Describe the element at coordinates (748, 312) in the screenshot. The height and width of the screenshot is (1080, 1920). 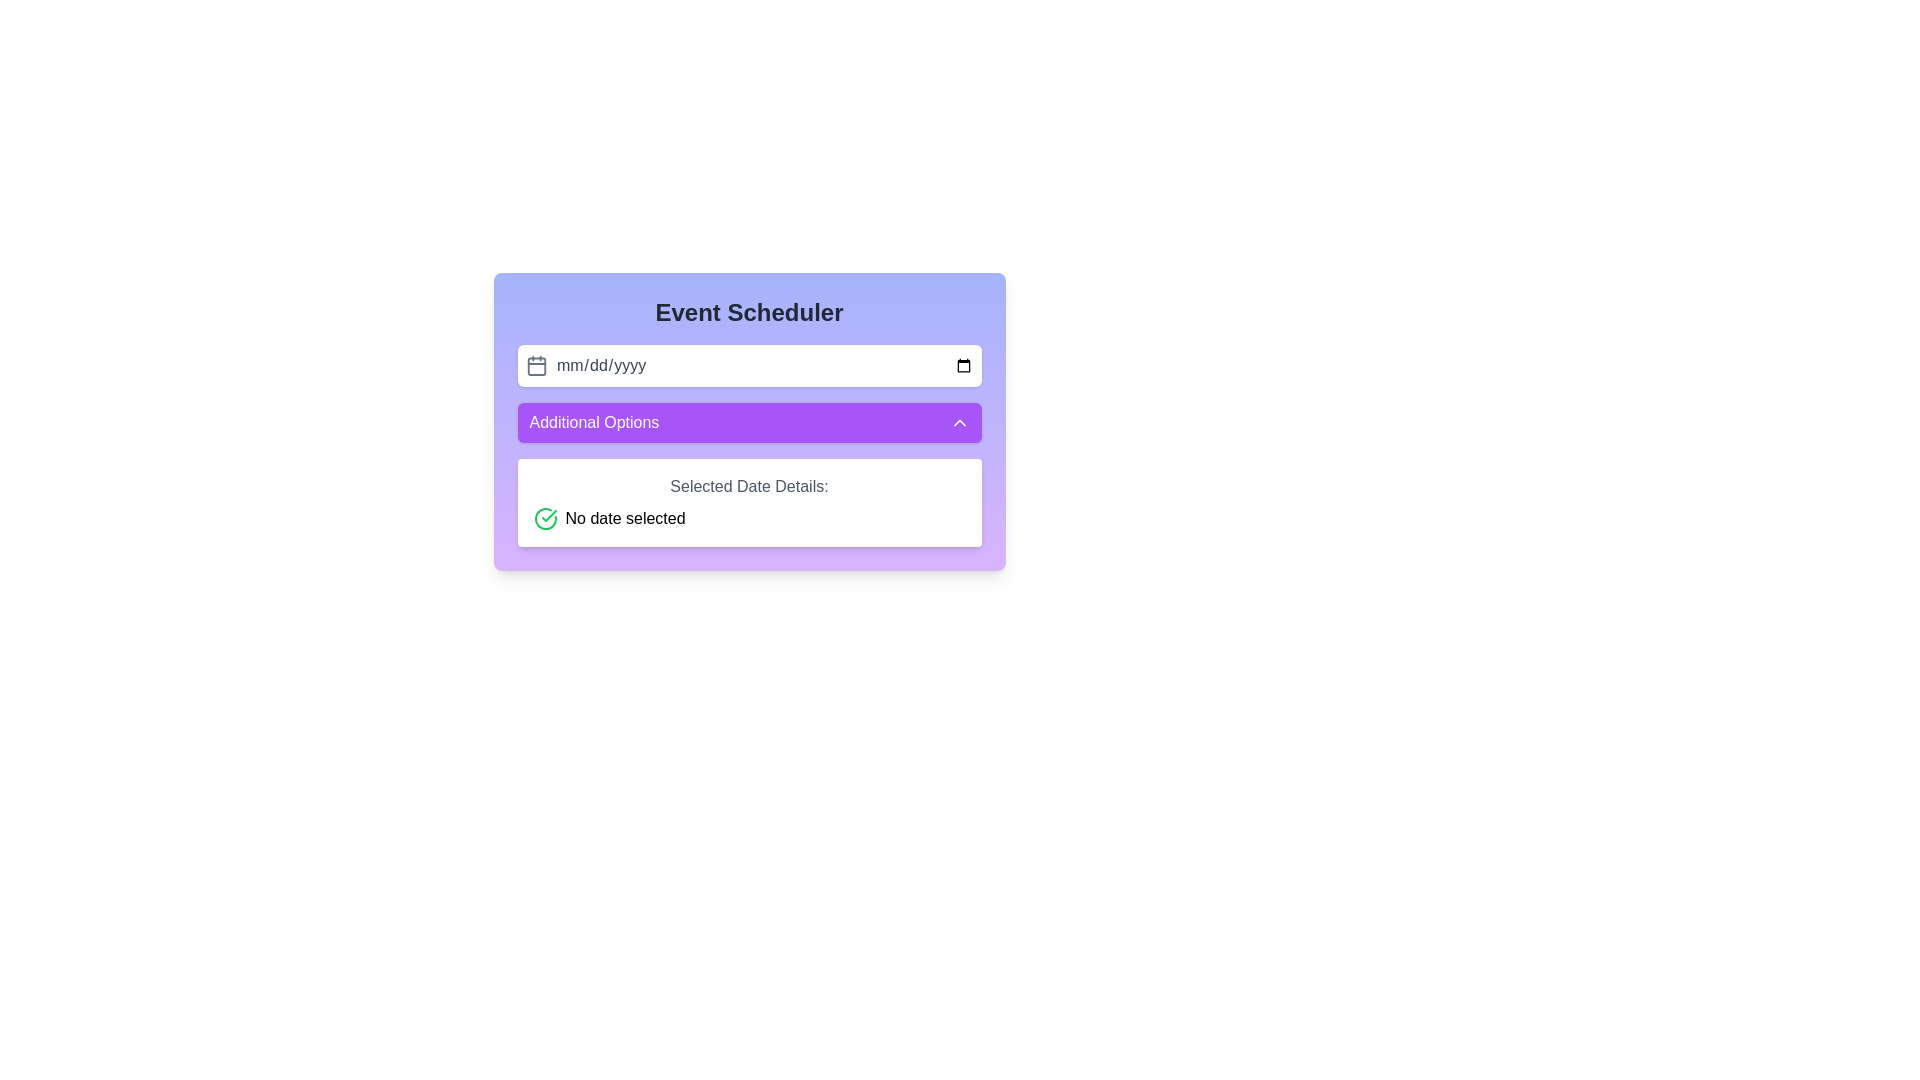
I see `the title header text label that provides context for the interface related to scheduling events, positioned at the top center of the interface above other elements` at that location.